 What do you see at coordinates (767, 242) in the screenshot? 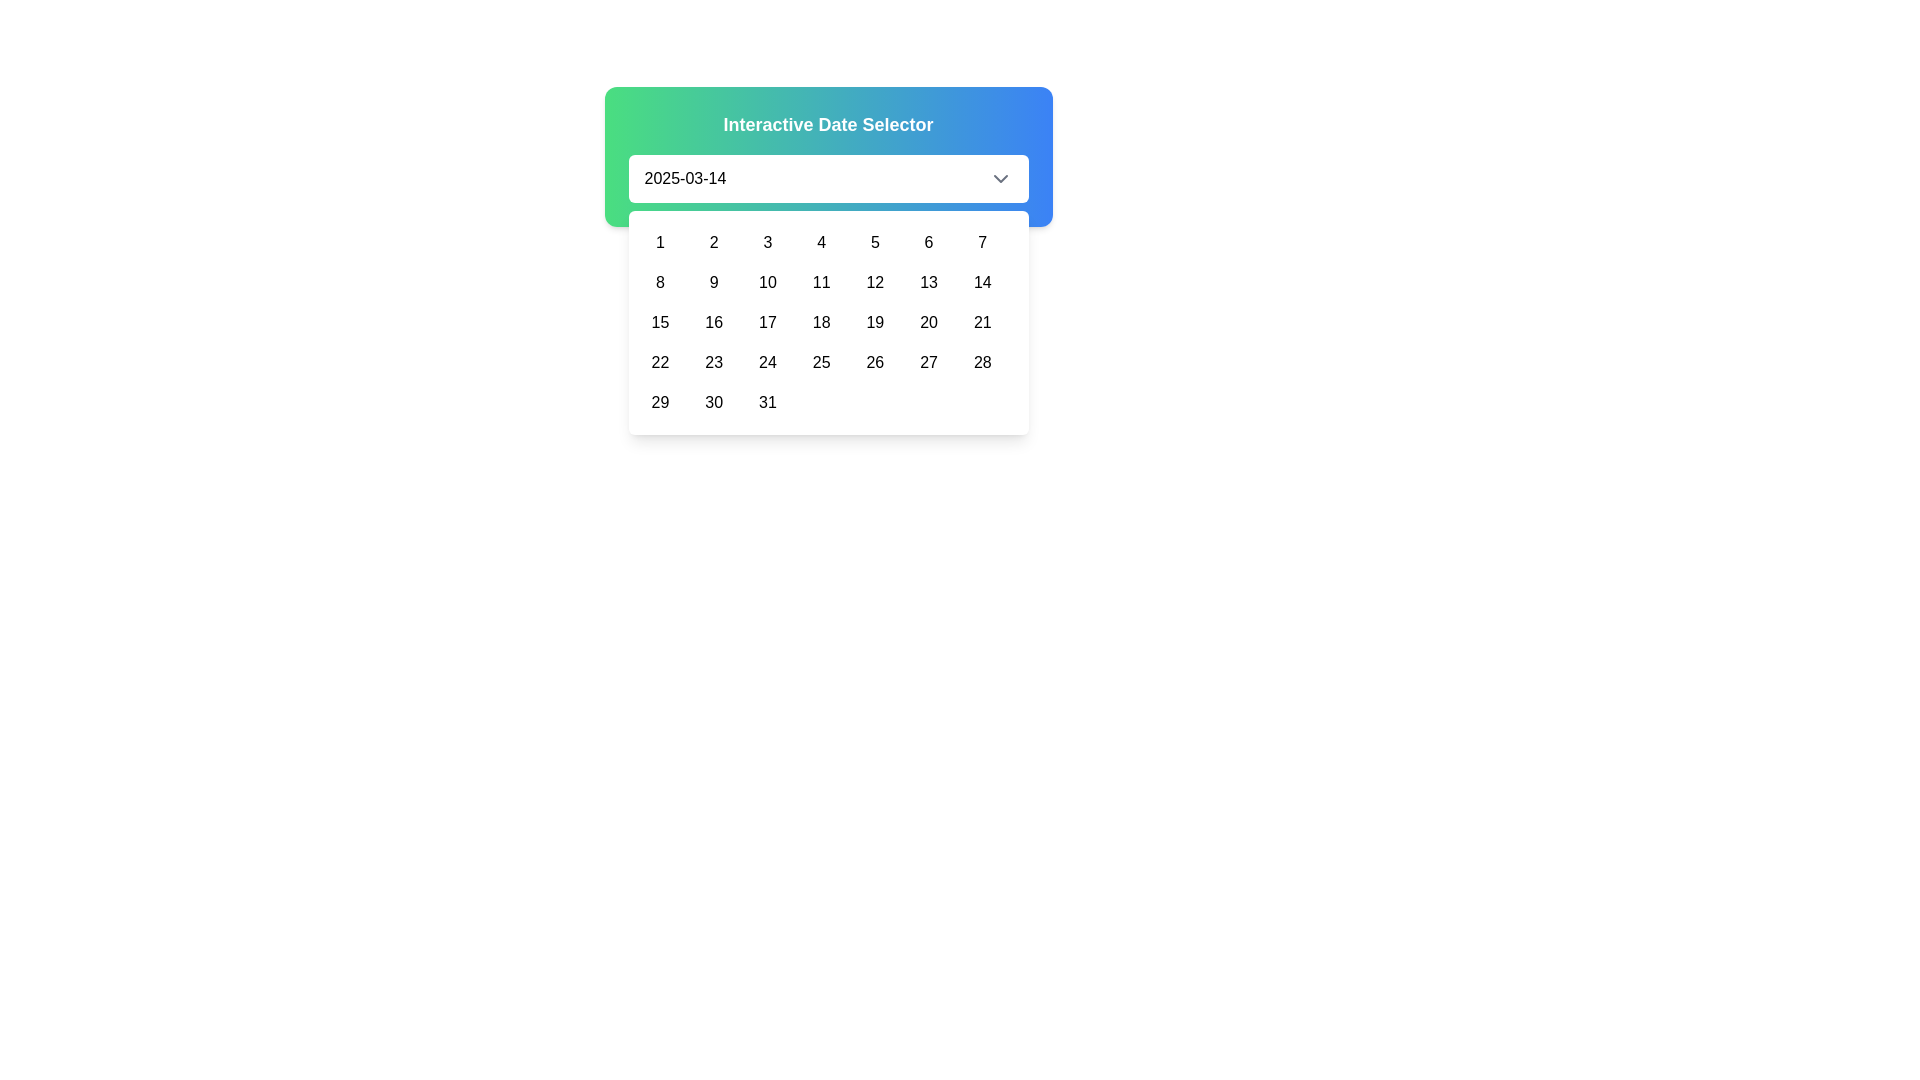
I see `the small square button with rounded borders that contains the number '3' in a date-picker interface` at bounding box center [767, 242].